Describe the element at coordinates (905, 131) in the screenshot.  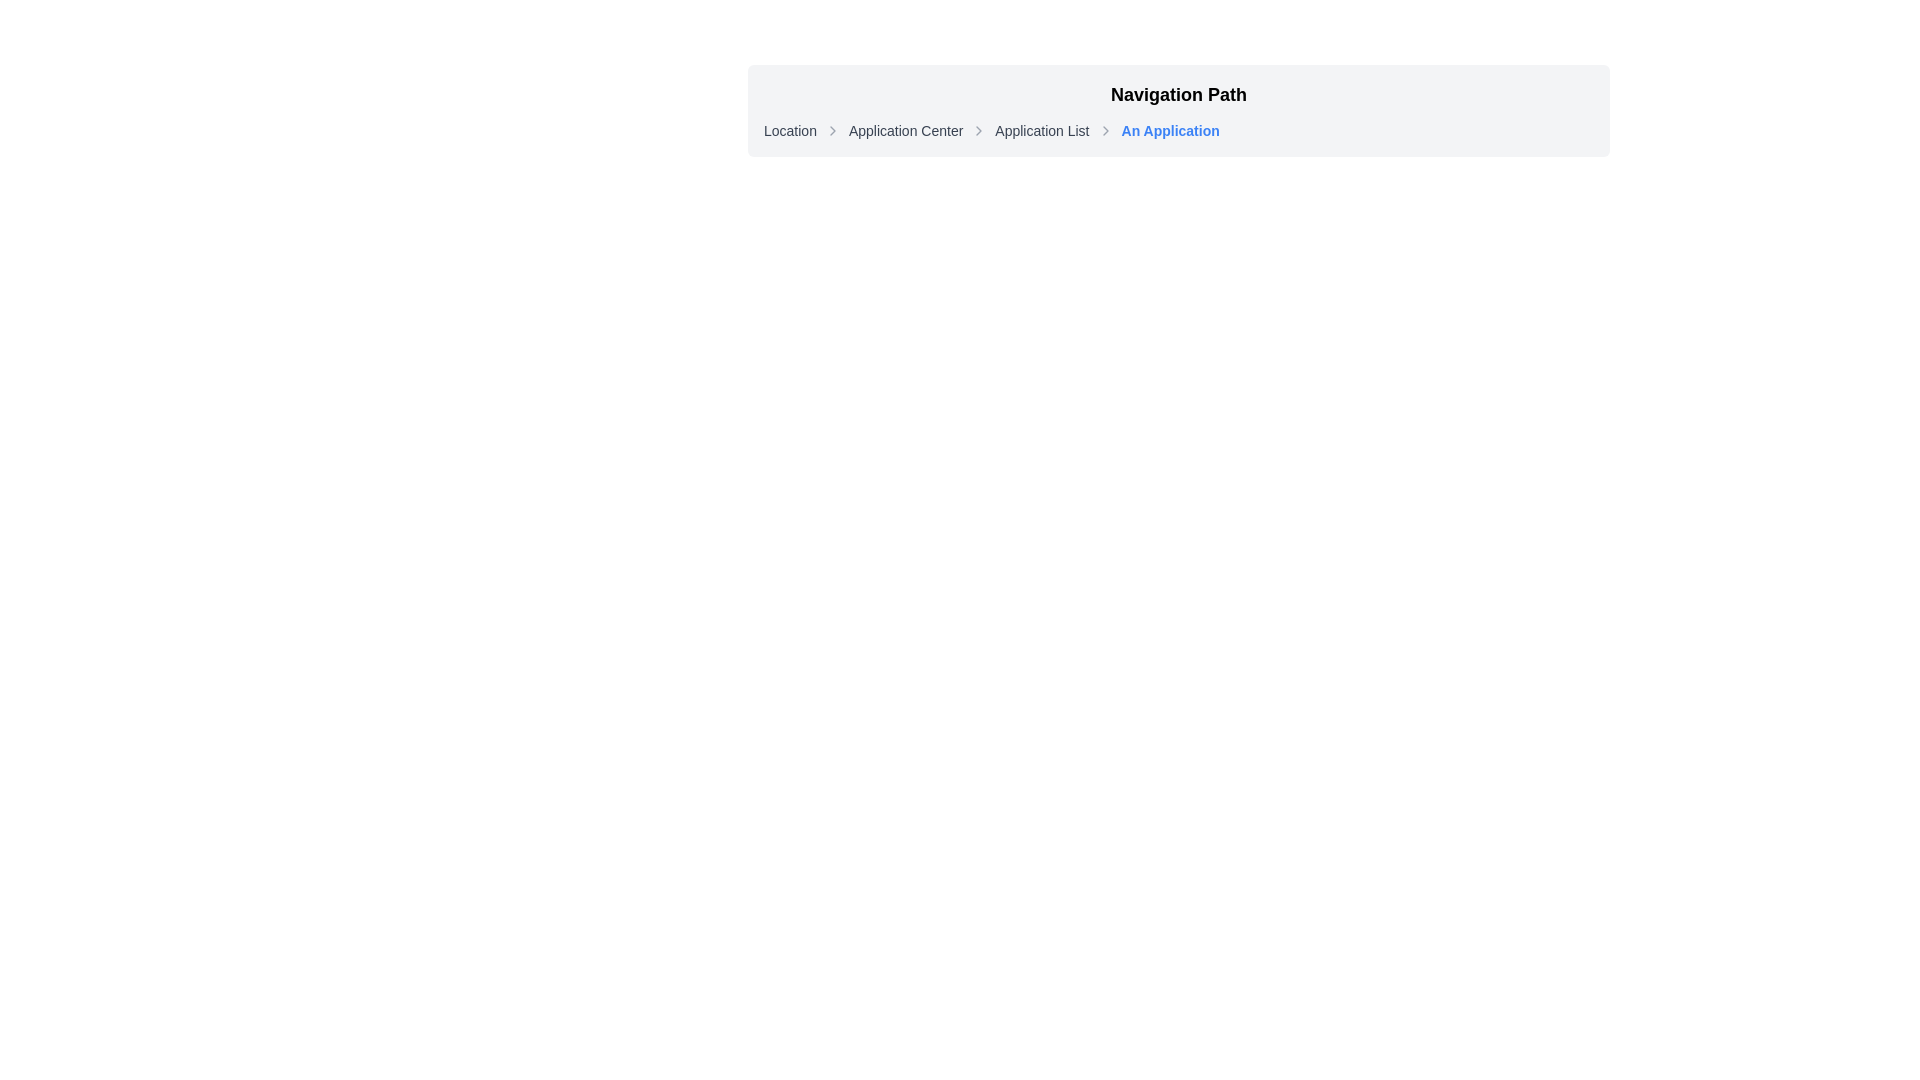
I see `the 'Application Center' hyperlink in the breadcrumb navigation bar` at that location.